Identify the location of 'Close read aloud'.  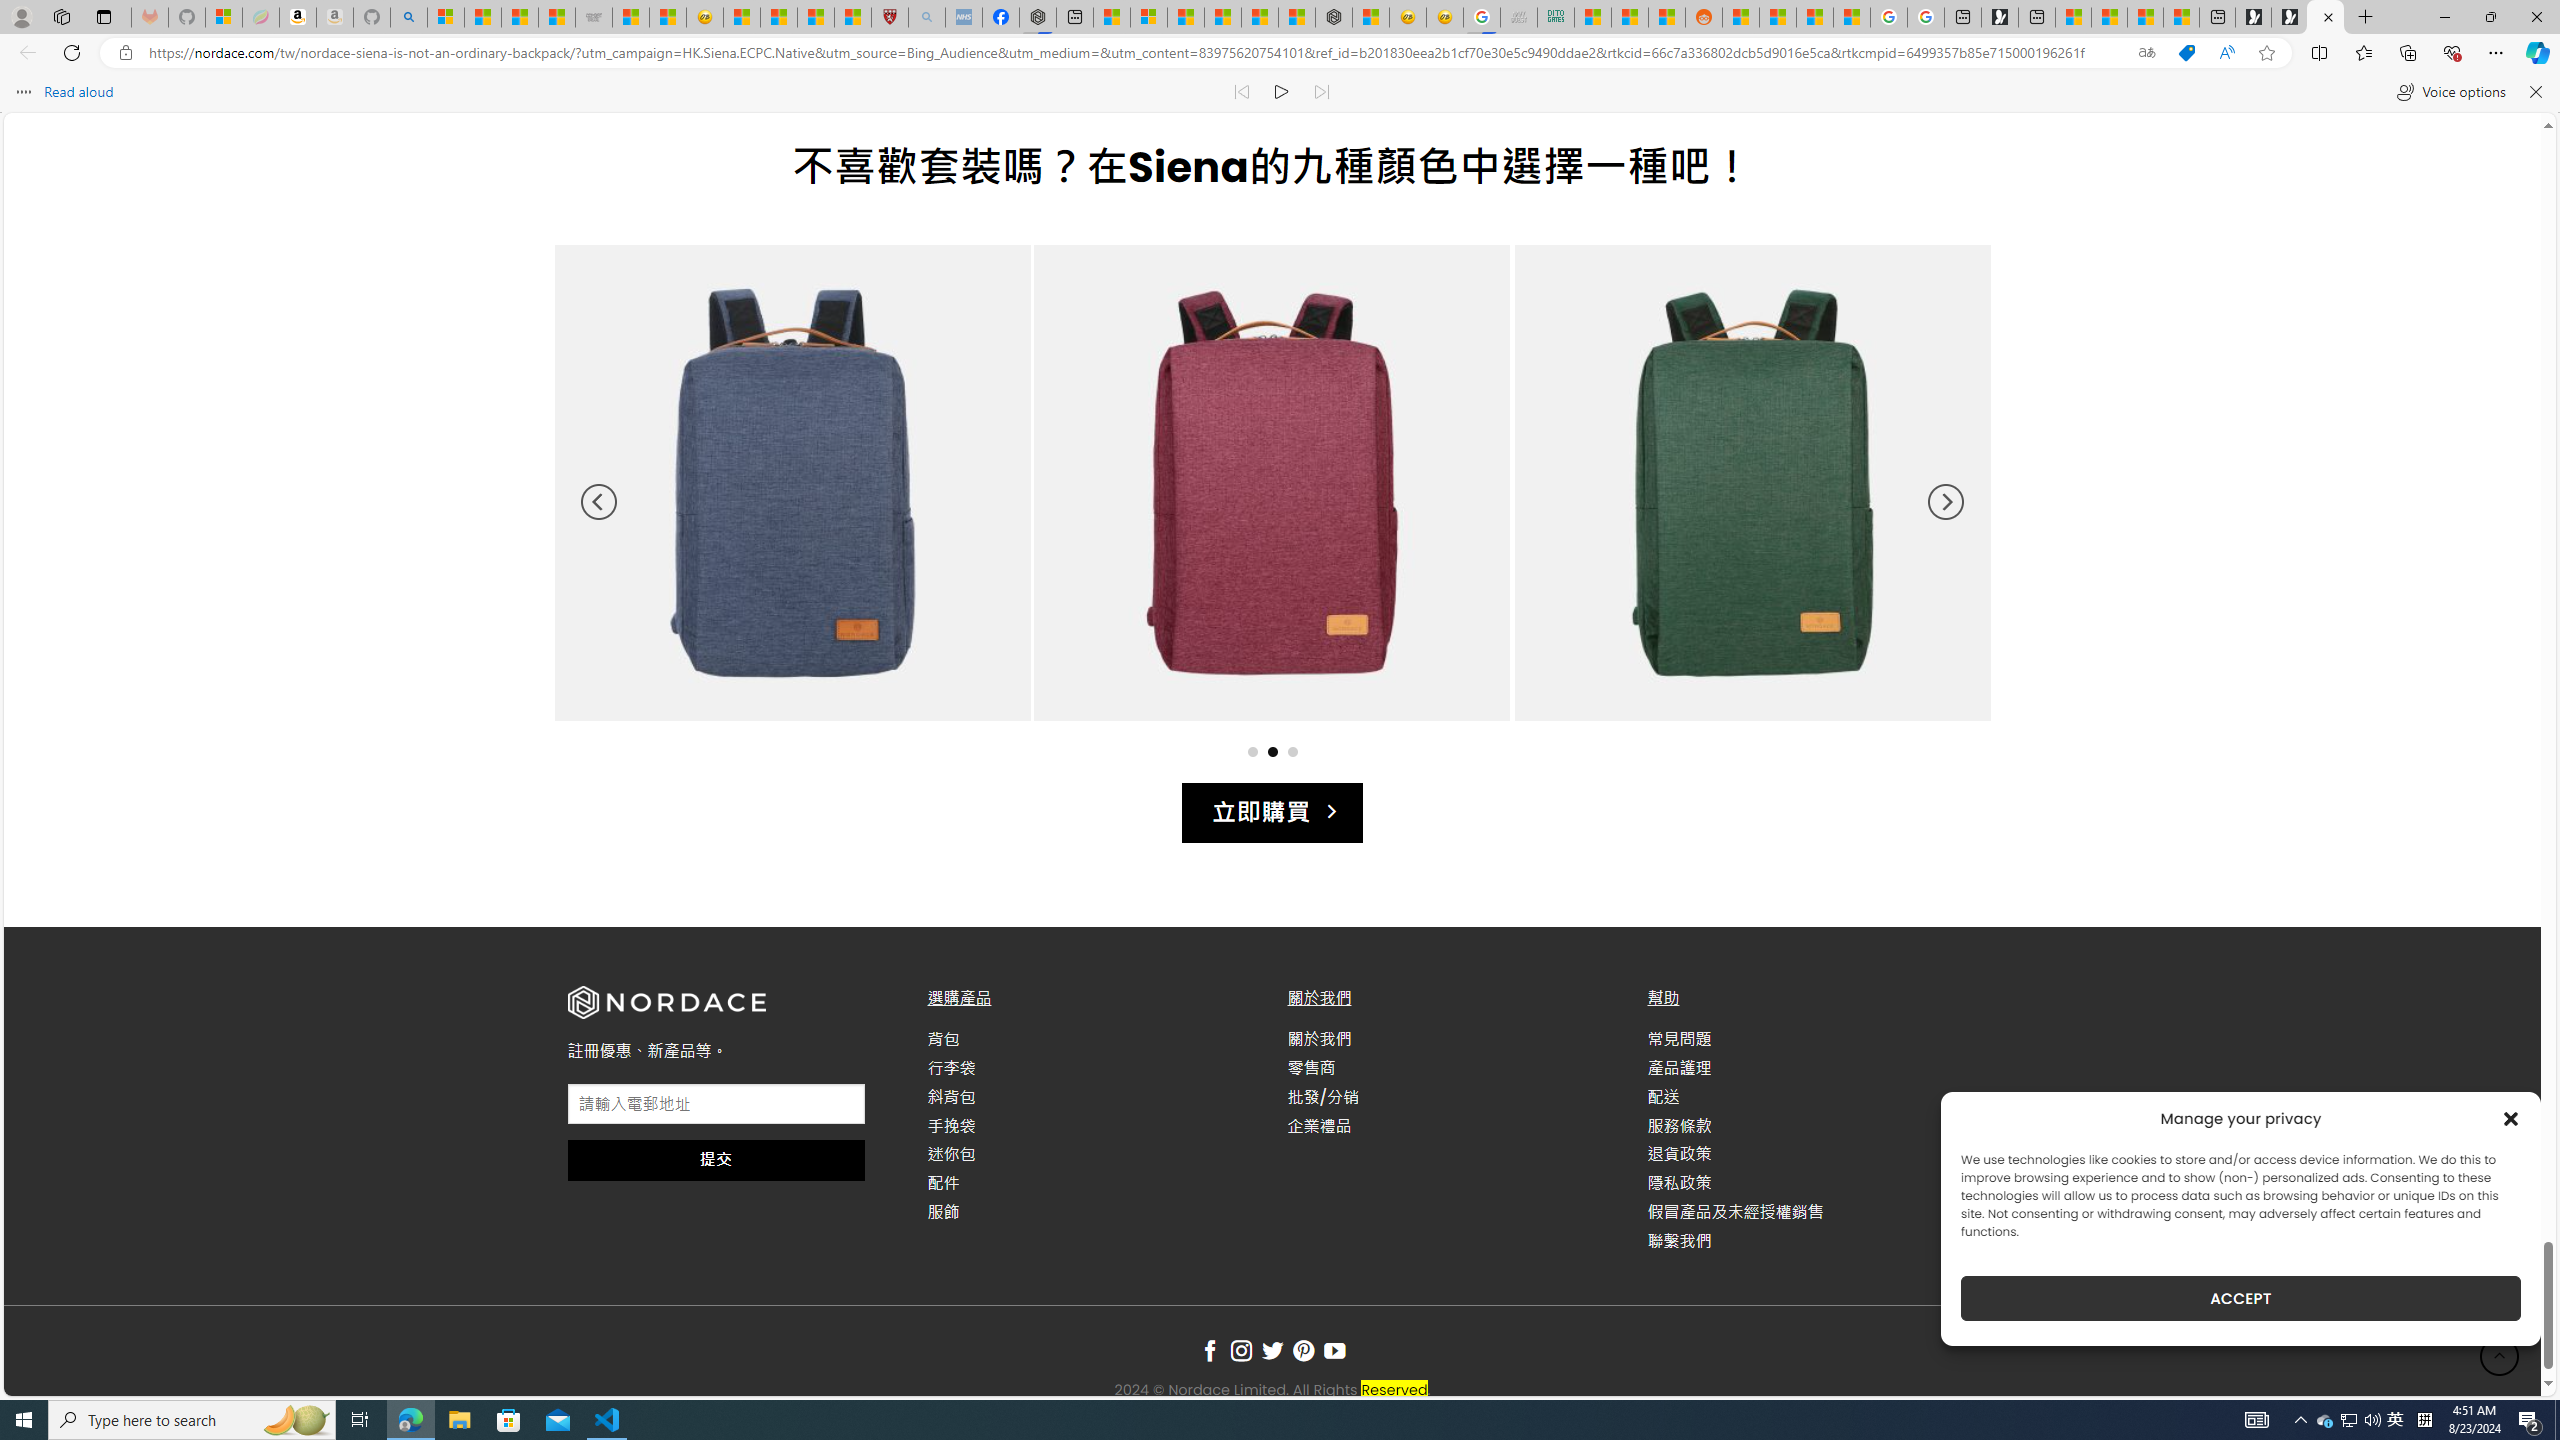
(2533, 91).